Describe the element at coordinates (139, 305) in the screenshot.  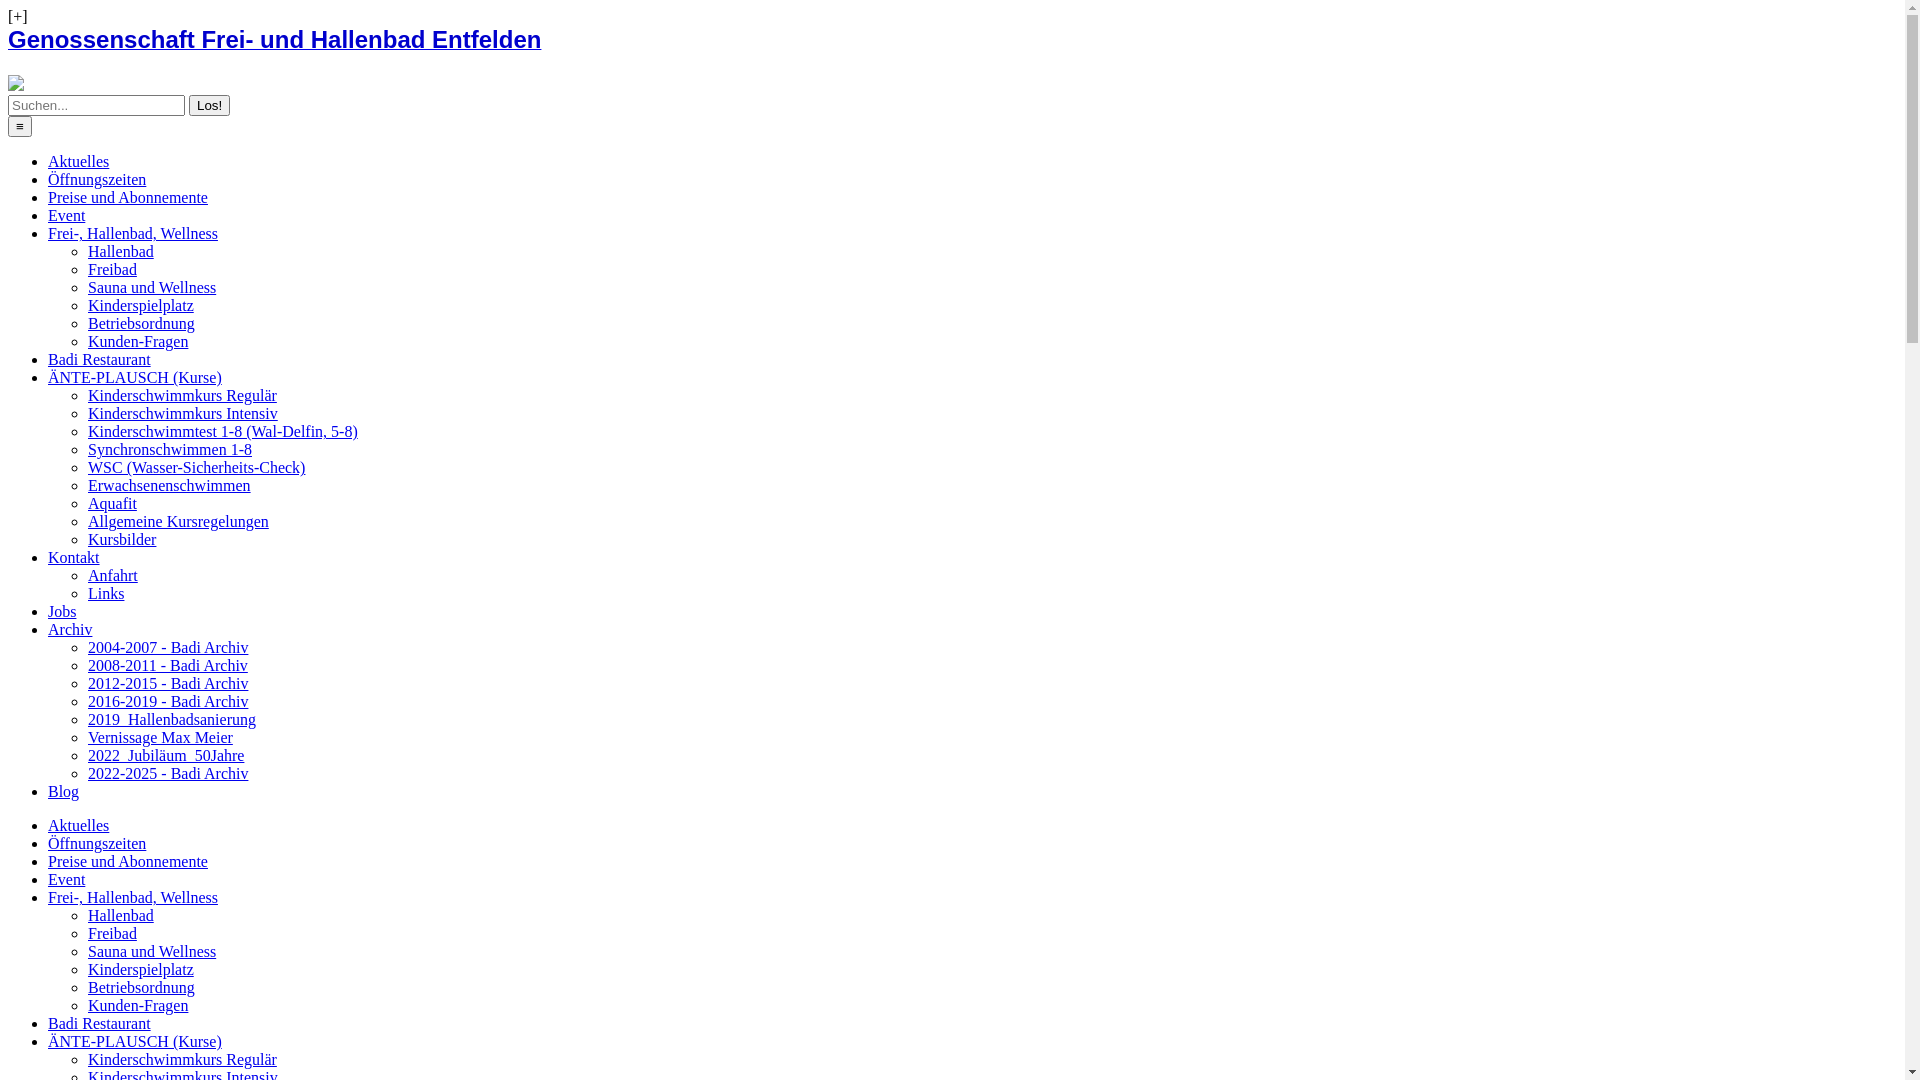
I see `'Kinderspielplatz'` at that location.